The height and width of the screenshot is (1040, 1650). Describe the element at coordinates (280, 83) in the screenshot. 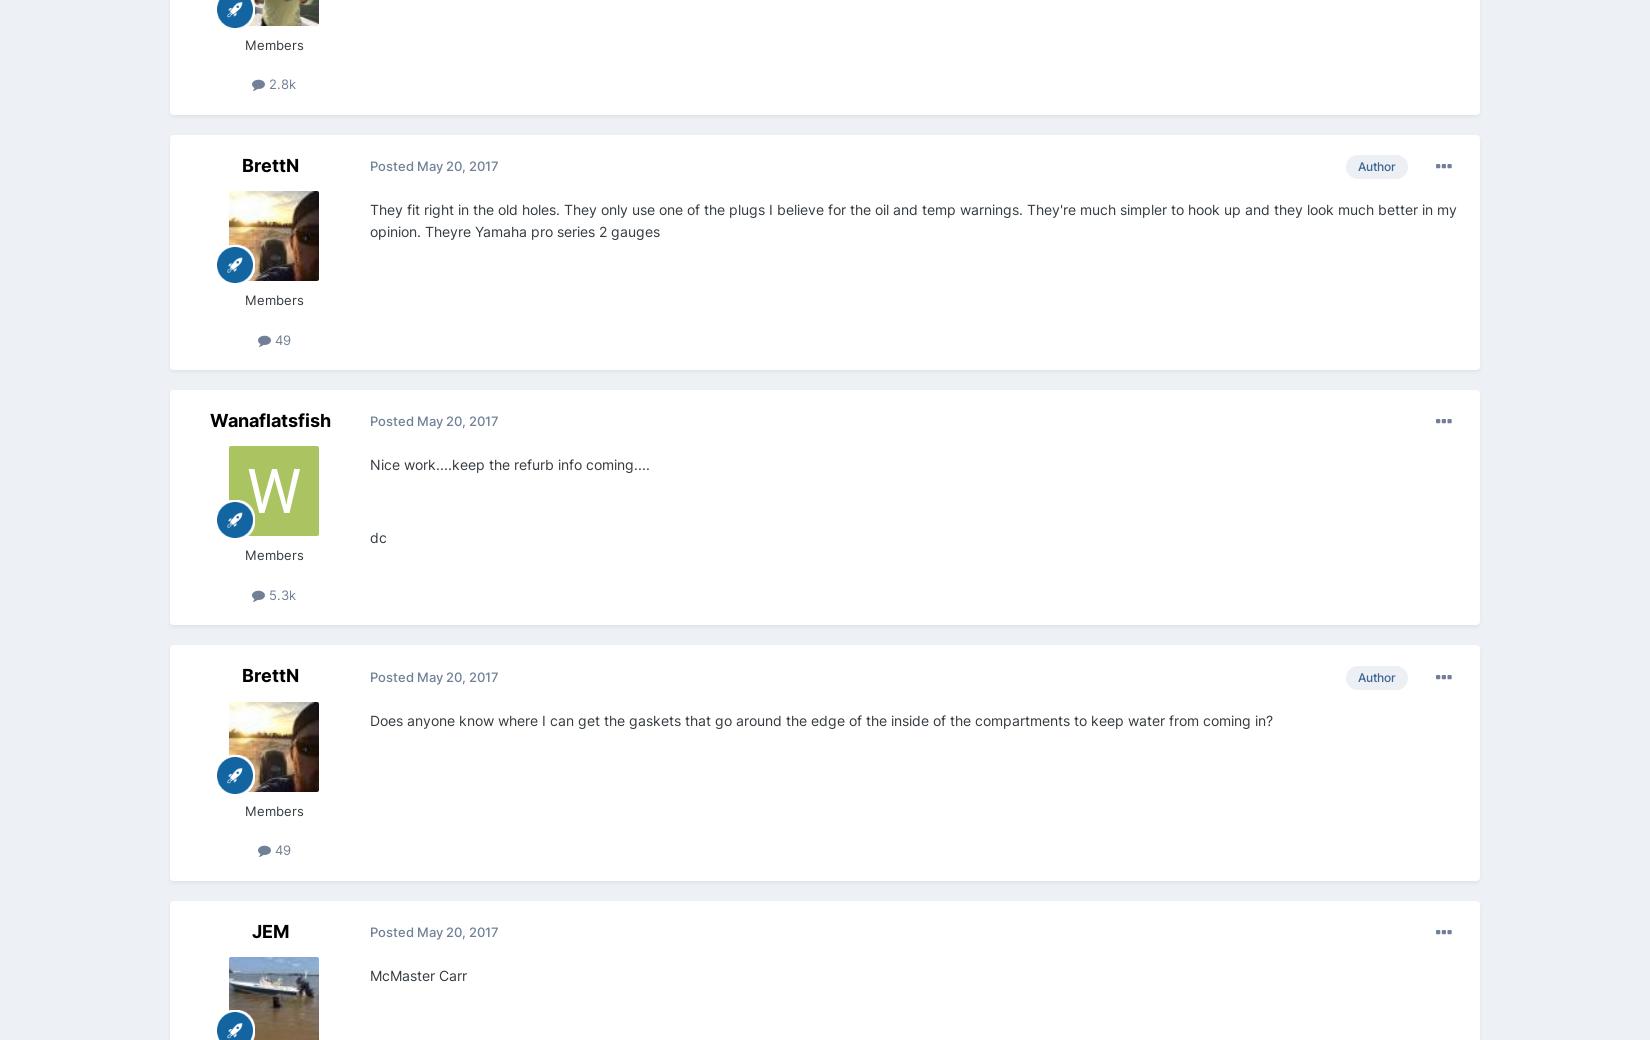

I see `'2.8k'` at that location.